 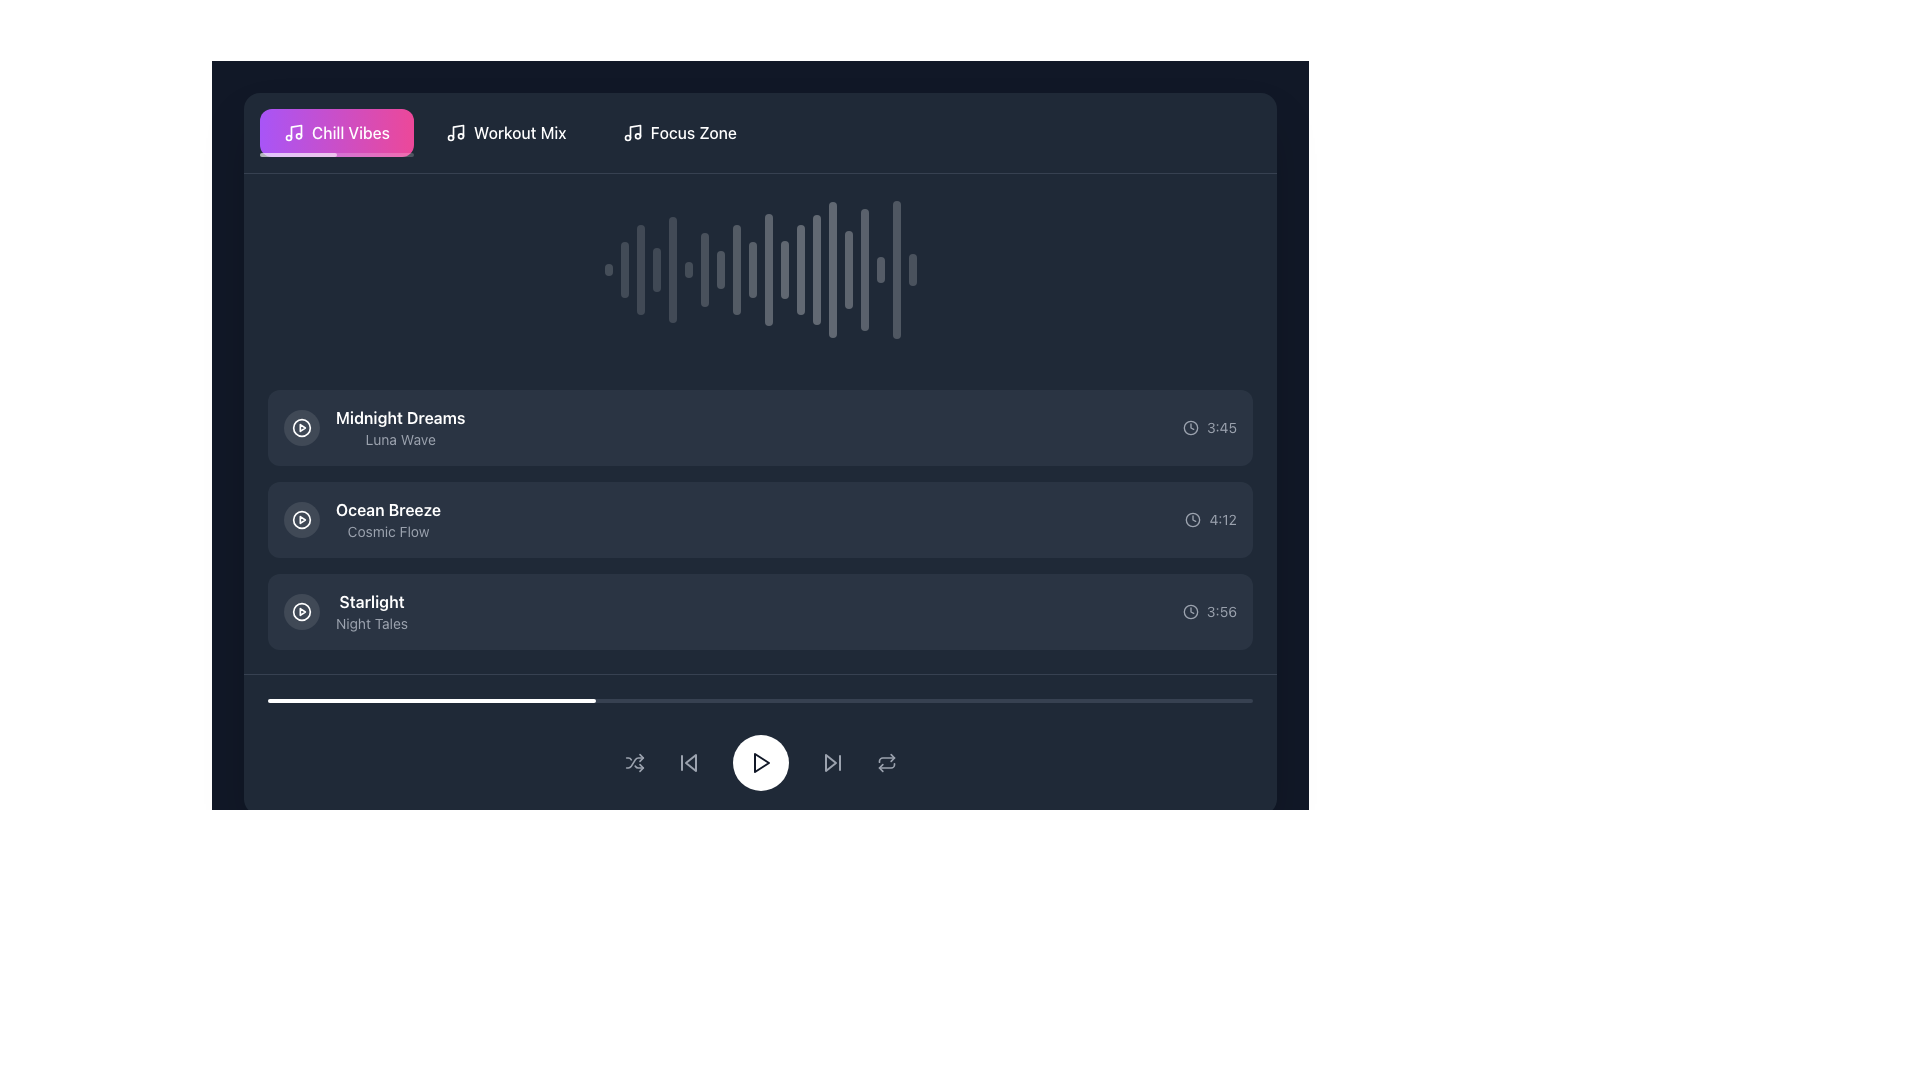 I want to click on the triangular Play icon located at the center of the bottom control panel, so click(x=760, y=763).